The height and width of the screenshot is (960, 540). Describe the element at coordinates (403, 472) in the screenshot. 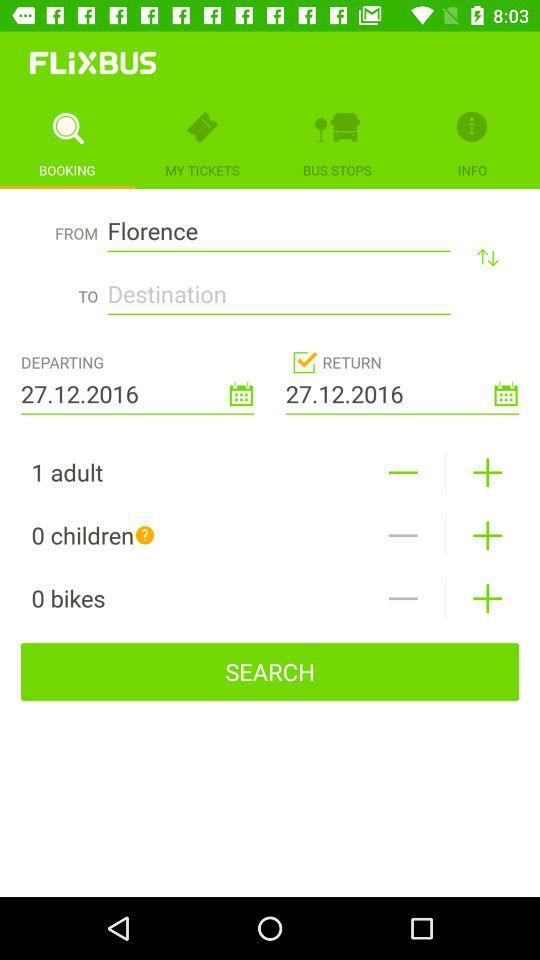

I see `reduce quantity` at that location.